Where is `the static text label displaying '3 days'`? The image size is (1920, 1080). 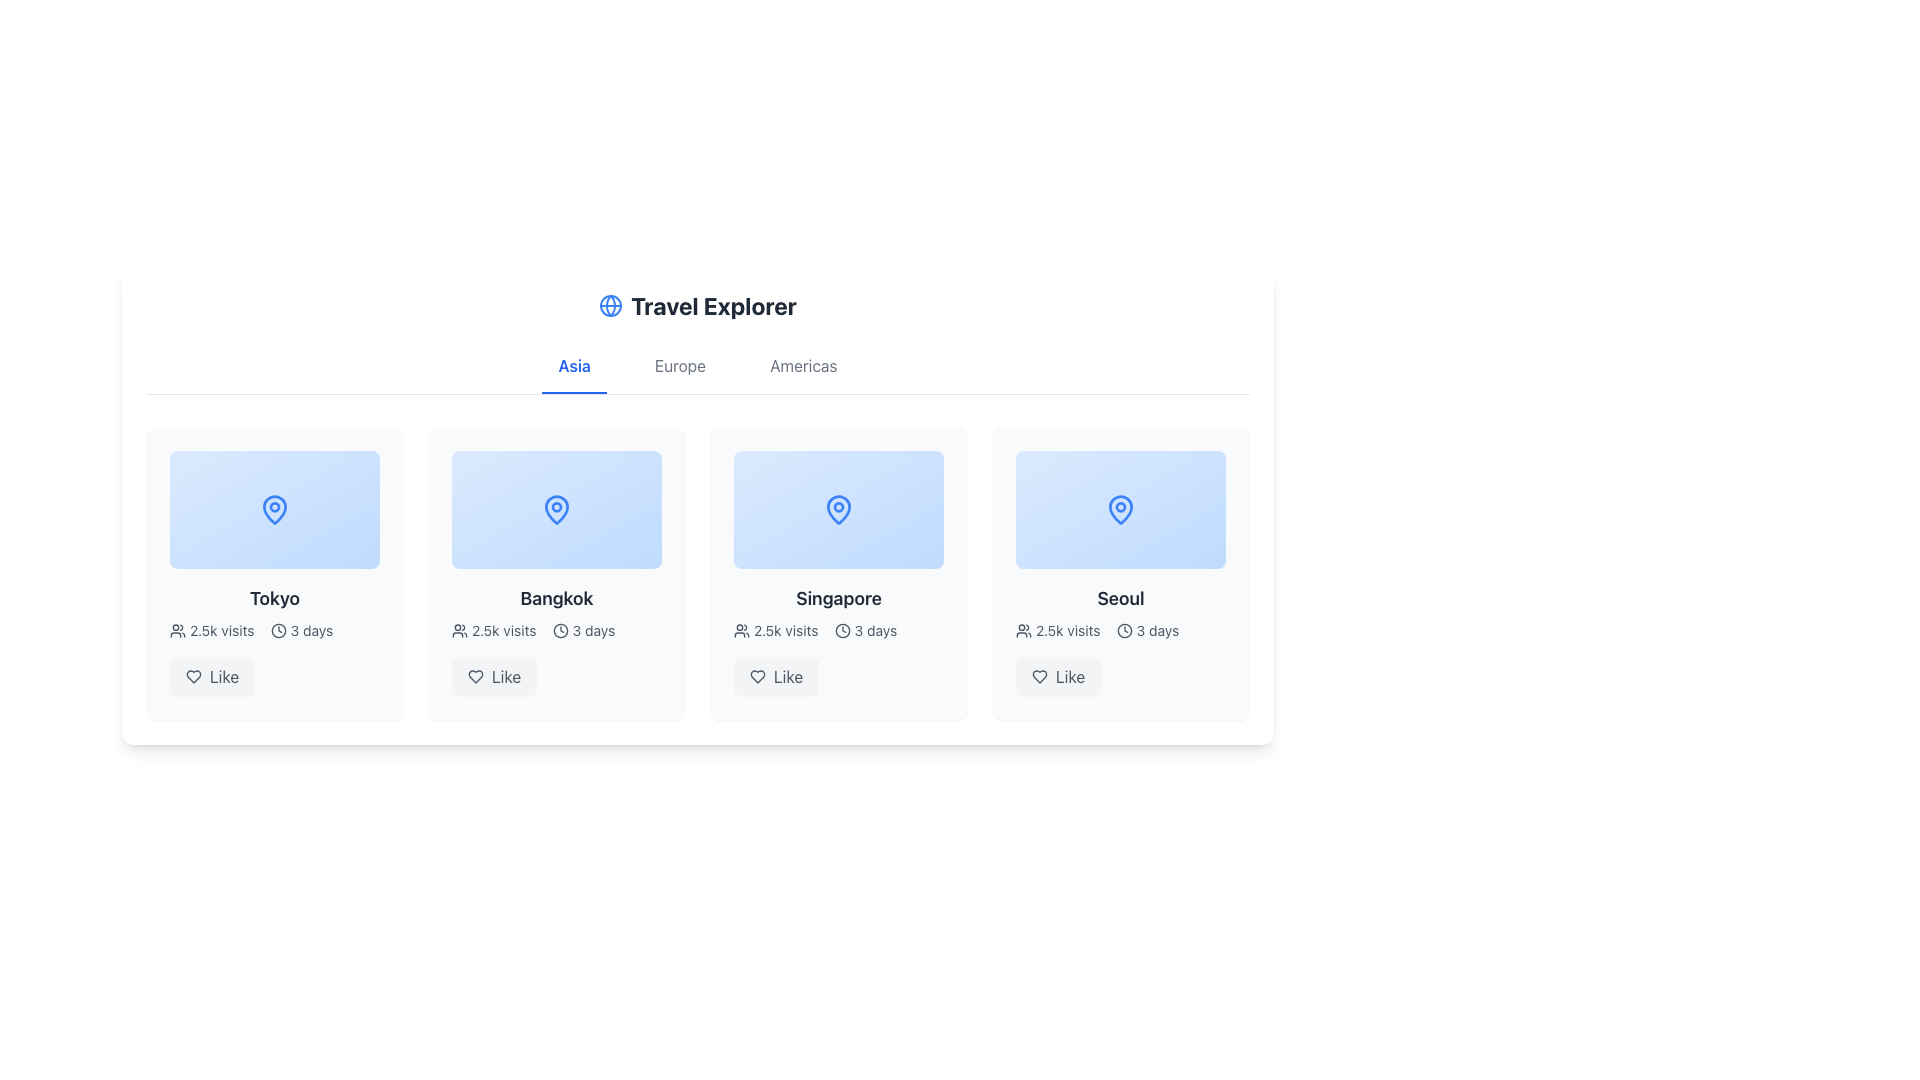
the static text label displaying '3 days' is located at coordinates (311, 631).